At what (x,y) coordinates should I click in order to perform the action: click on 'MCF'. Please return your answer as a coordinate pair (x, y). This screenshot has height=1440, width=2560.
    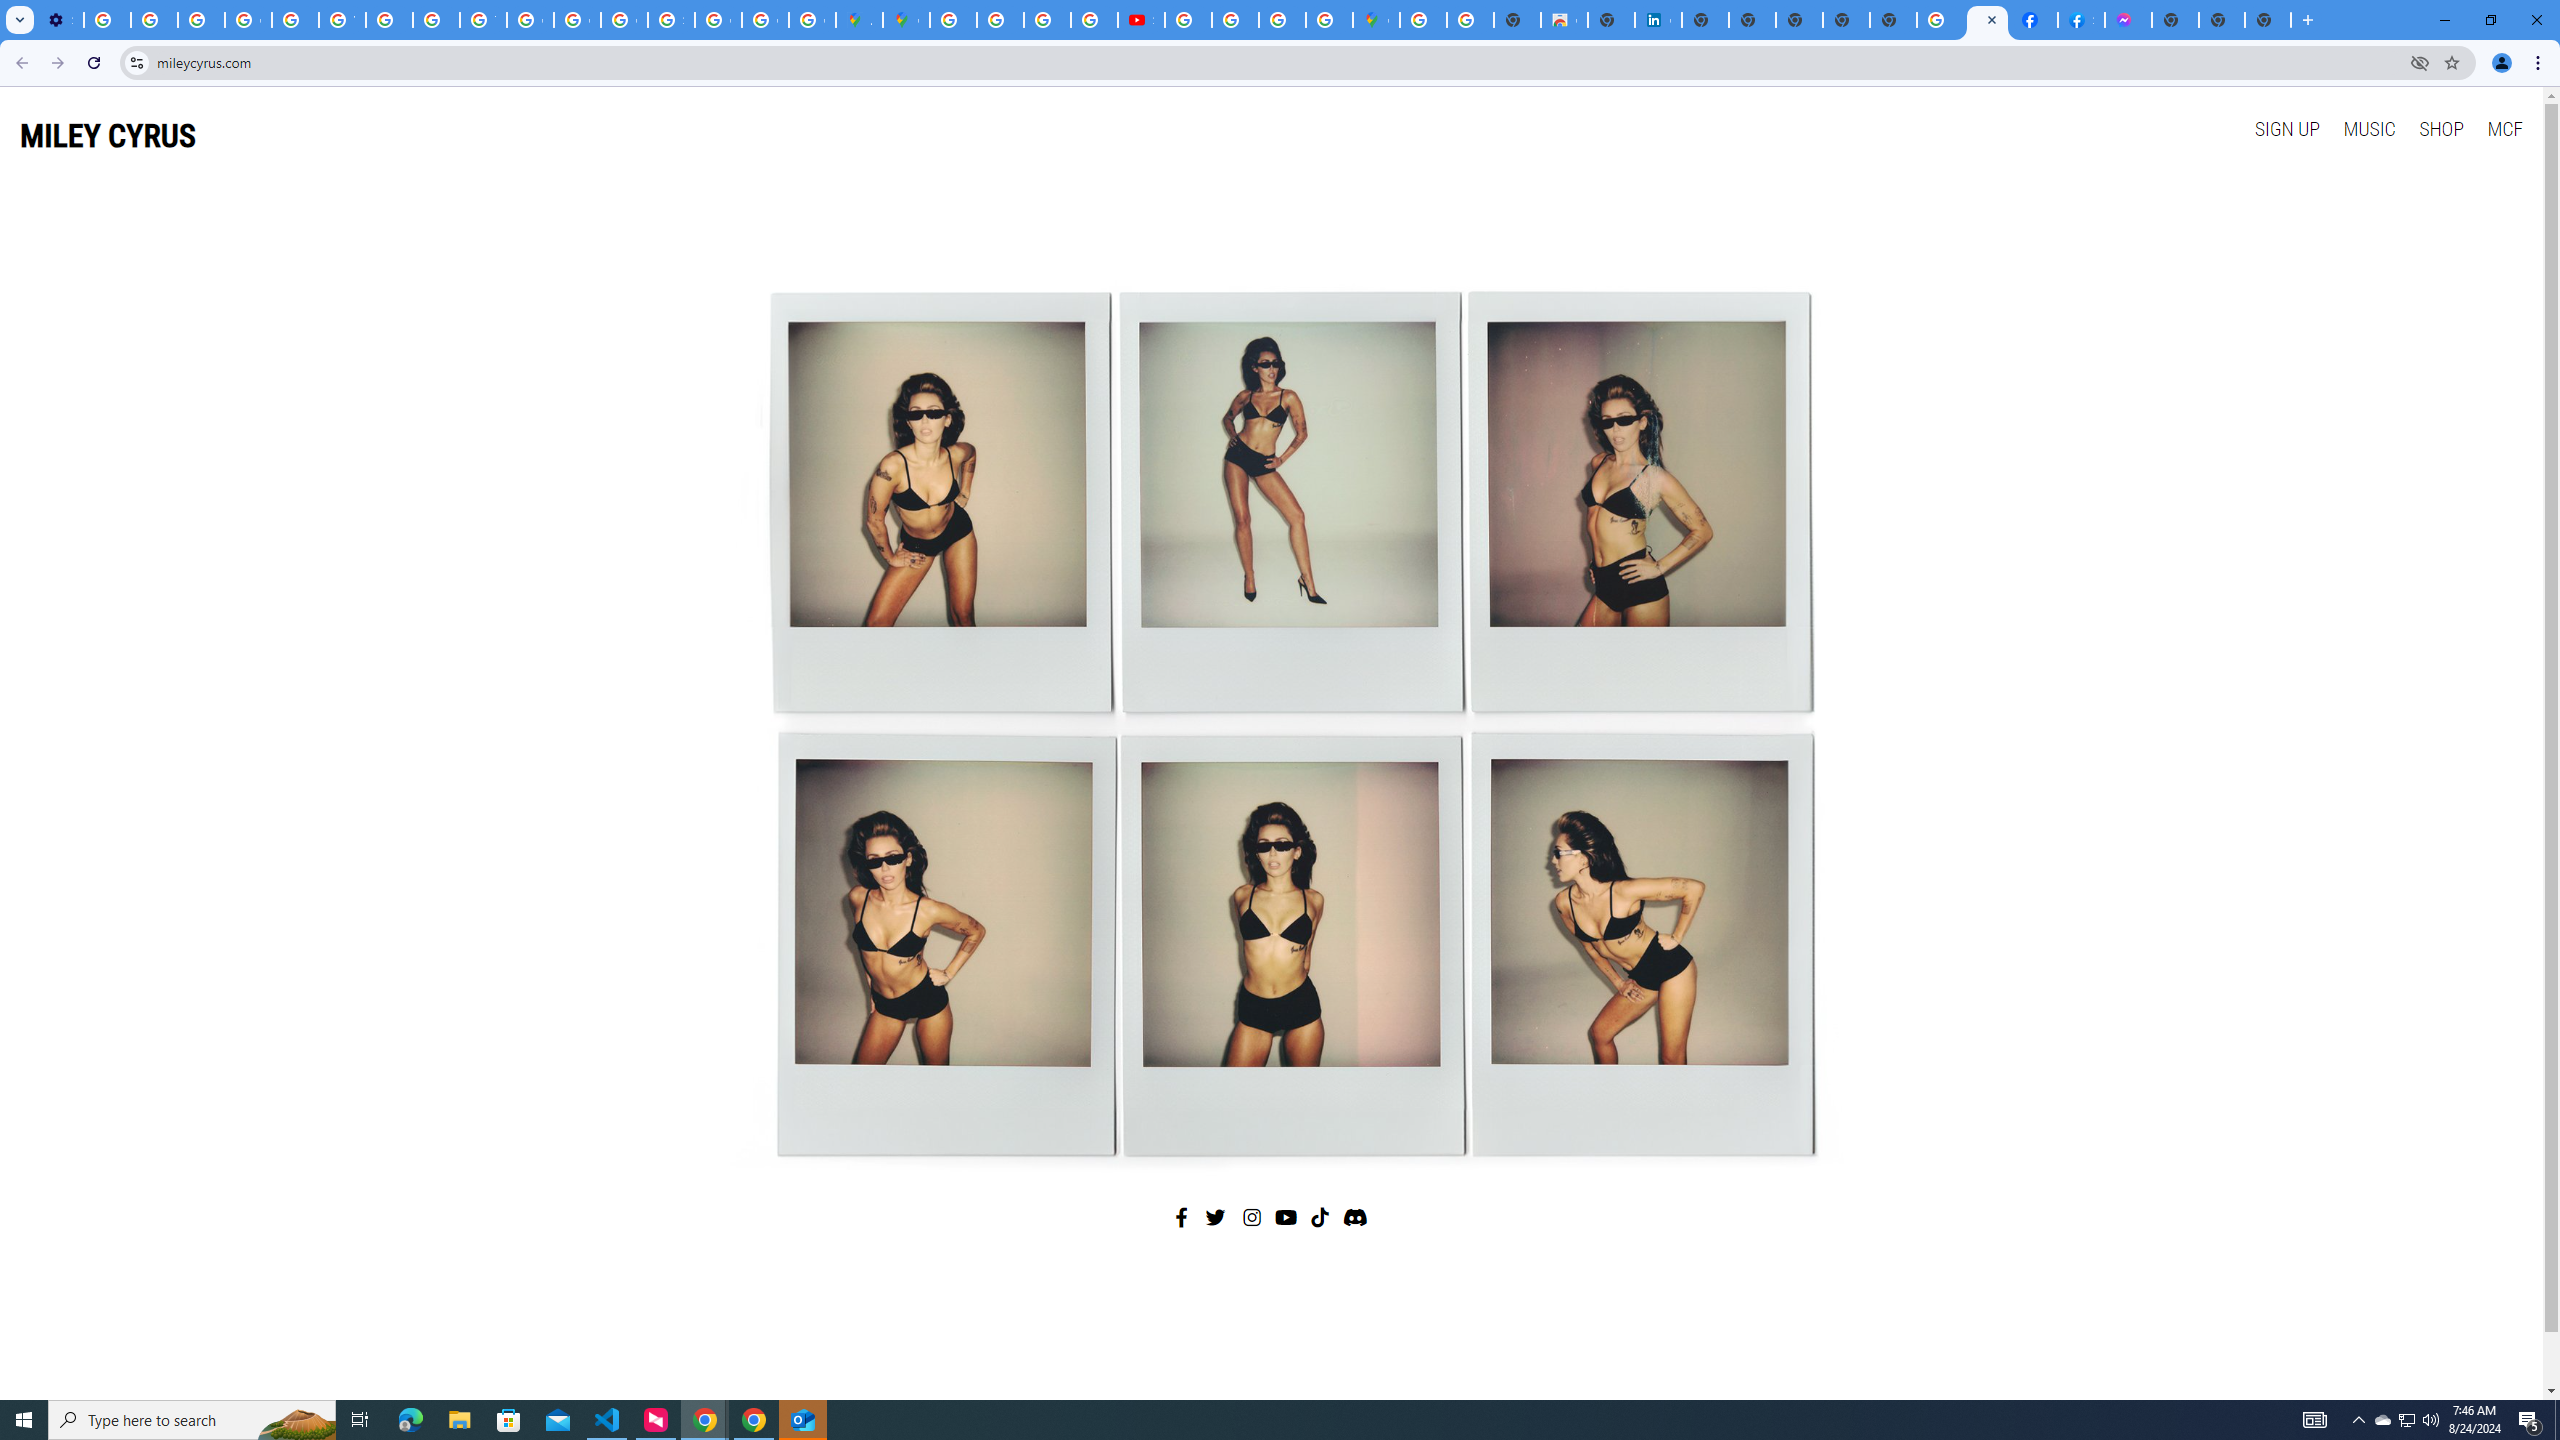
    Looking at the image, I should click on (2503, 127).